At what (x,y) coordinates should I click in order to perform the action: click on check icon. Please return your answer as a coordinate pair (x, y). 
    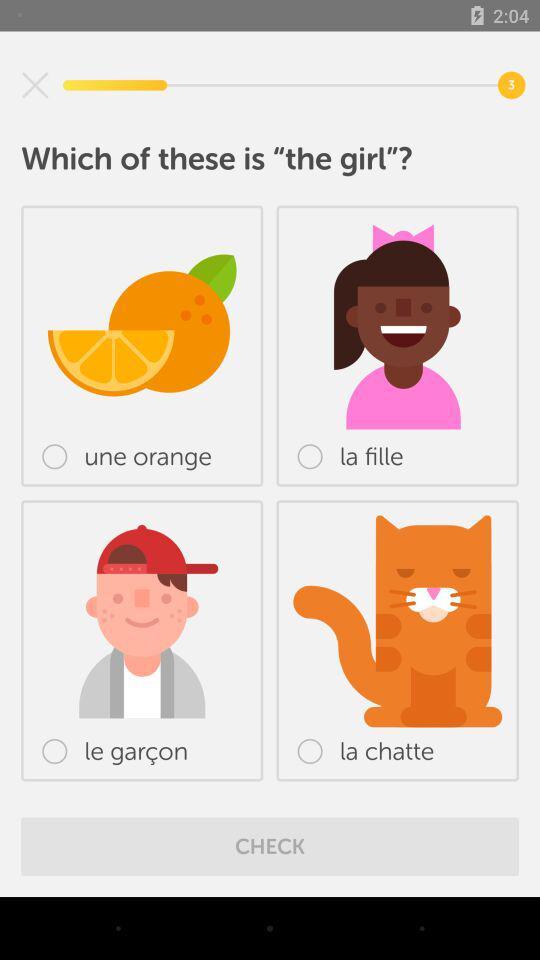
    Looking at the image, I should click on (270, 845).